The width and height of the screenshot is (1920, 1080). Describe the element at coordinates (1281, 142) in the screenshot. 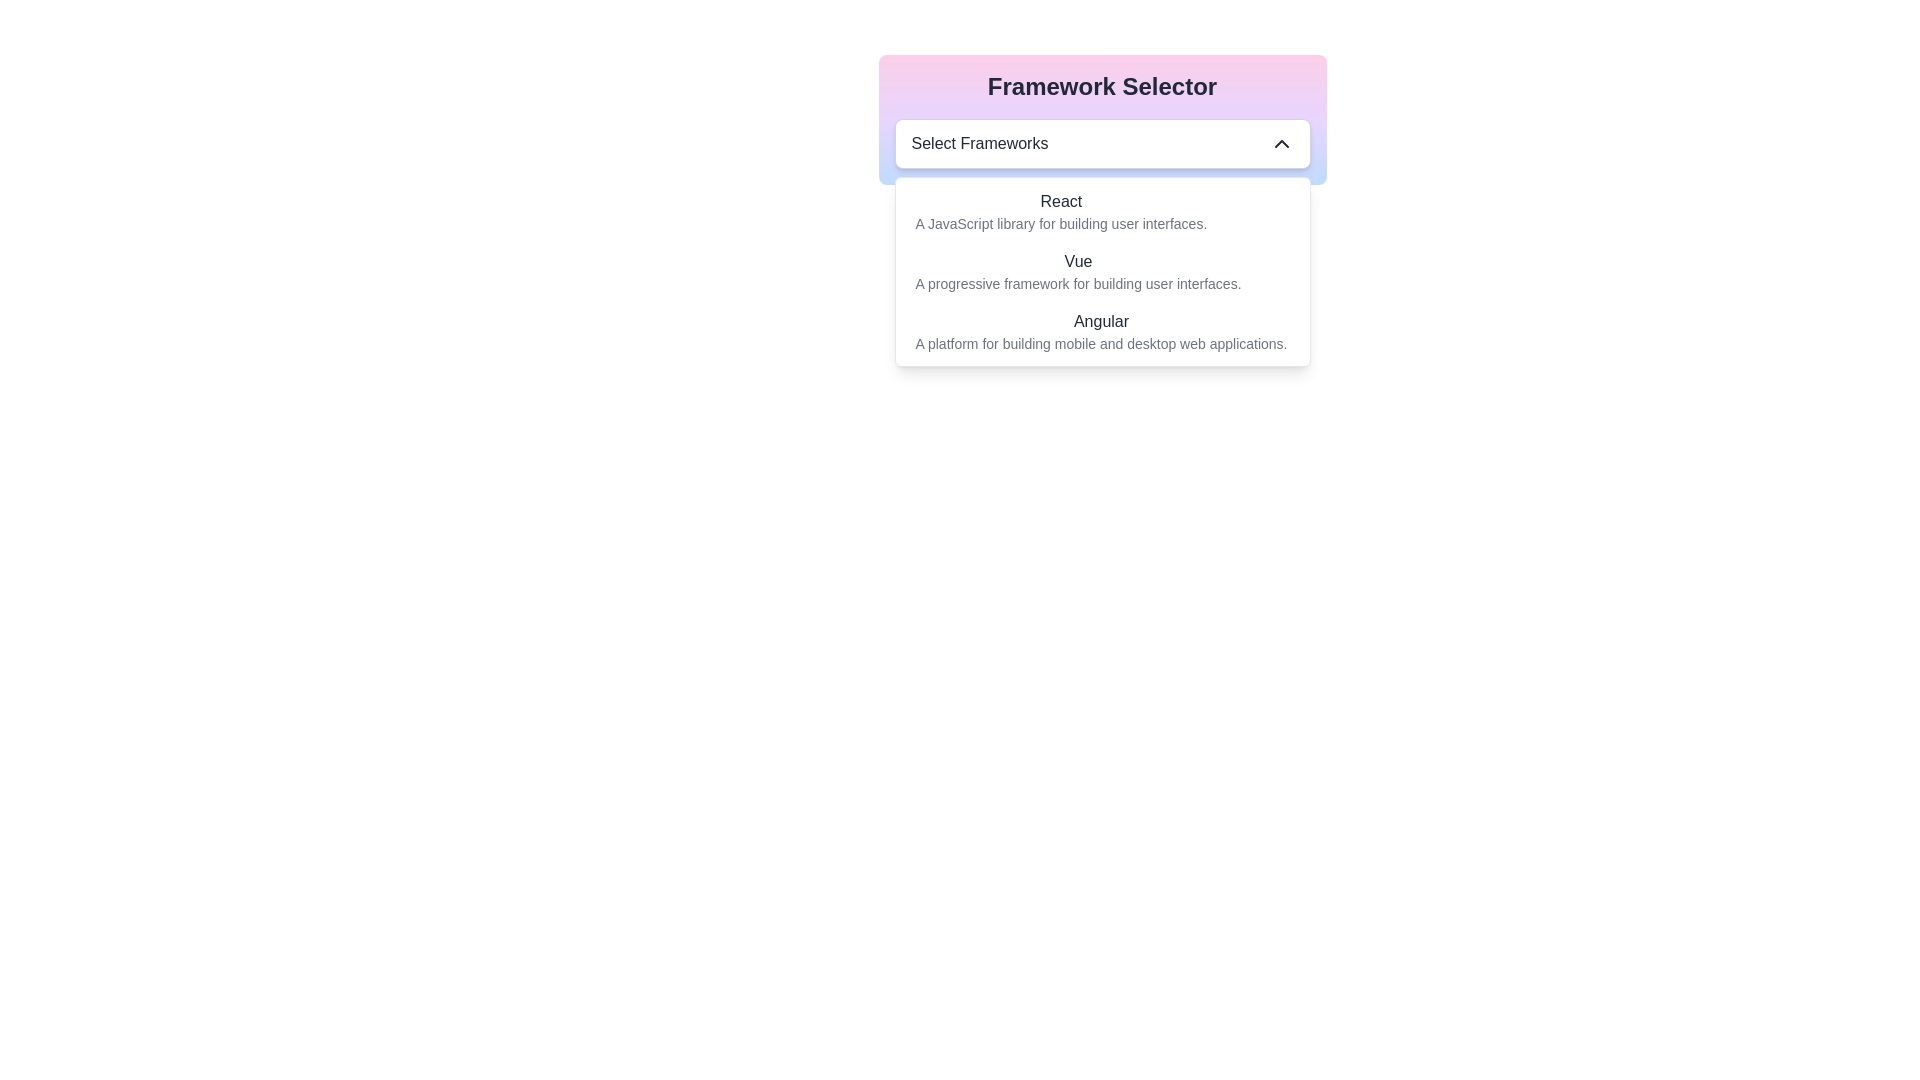

I see `the upward-pointing chevron icon located to the far right of the 'Select Frameworks' section` at that location.